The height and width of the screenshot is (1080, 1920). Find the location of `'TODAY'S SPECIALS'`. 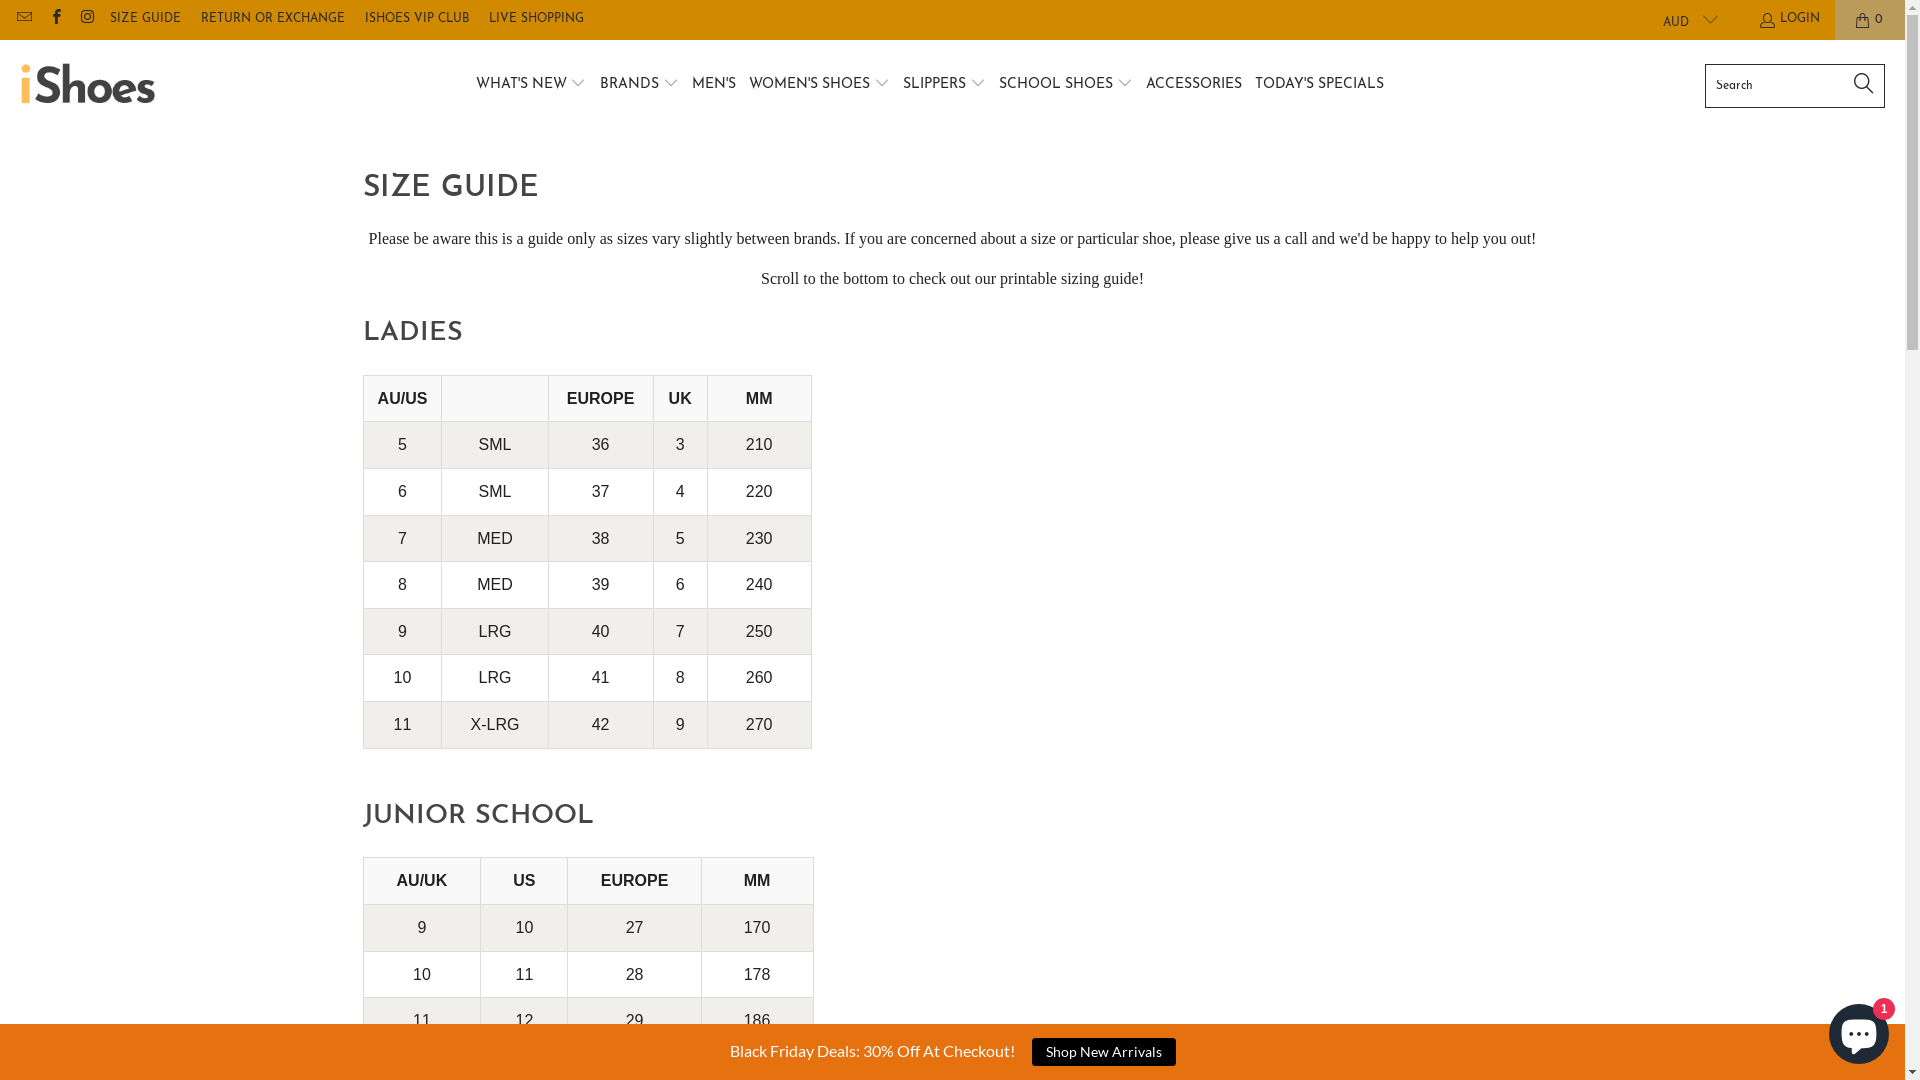

'TODAY'S SPECIALS' is located at coordinates (1319, 84).